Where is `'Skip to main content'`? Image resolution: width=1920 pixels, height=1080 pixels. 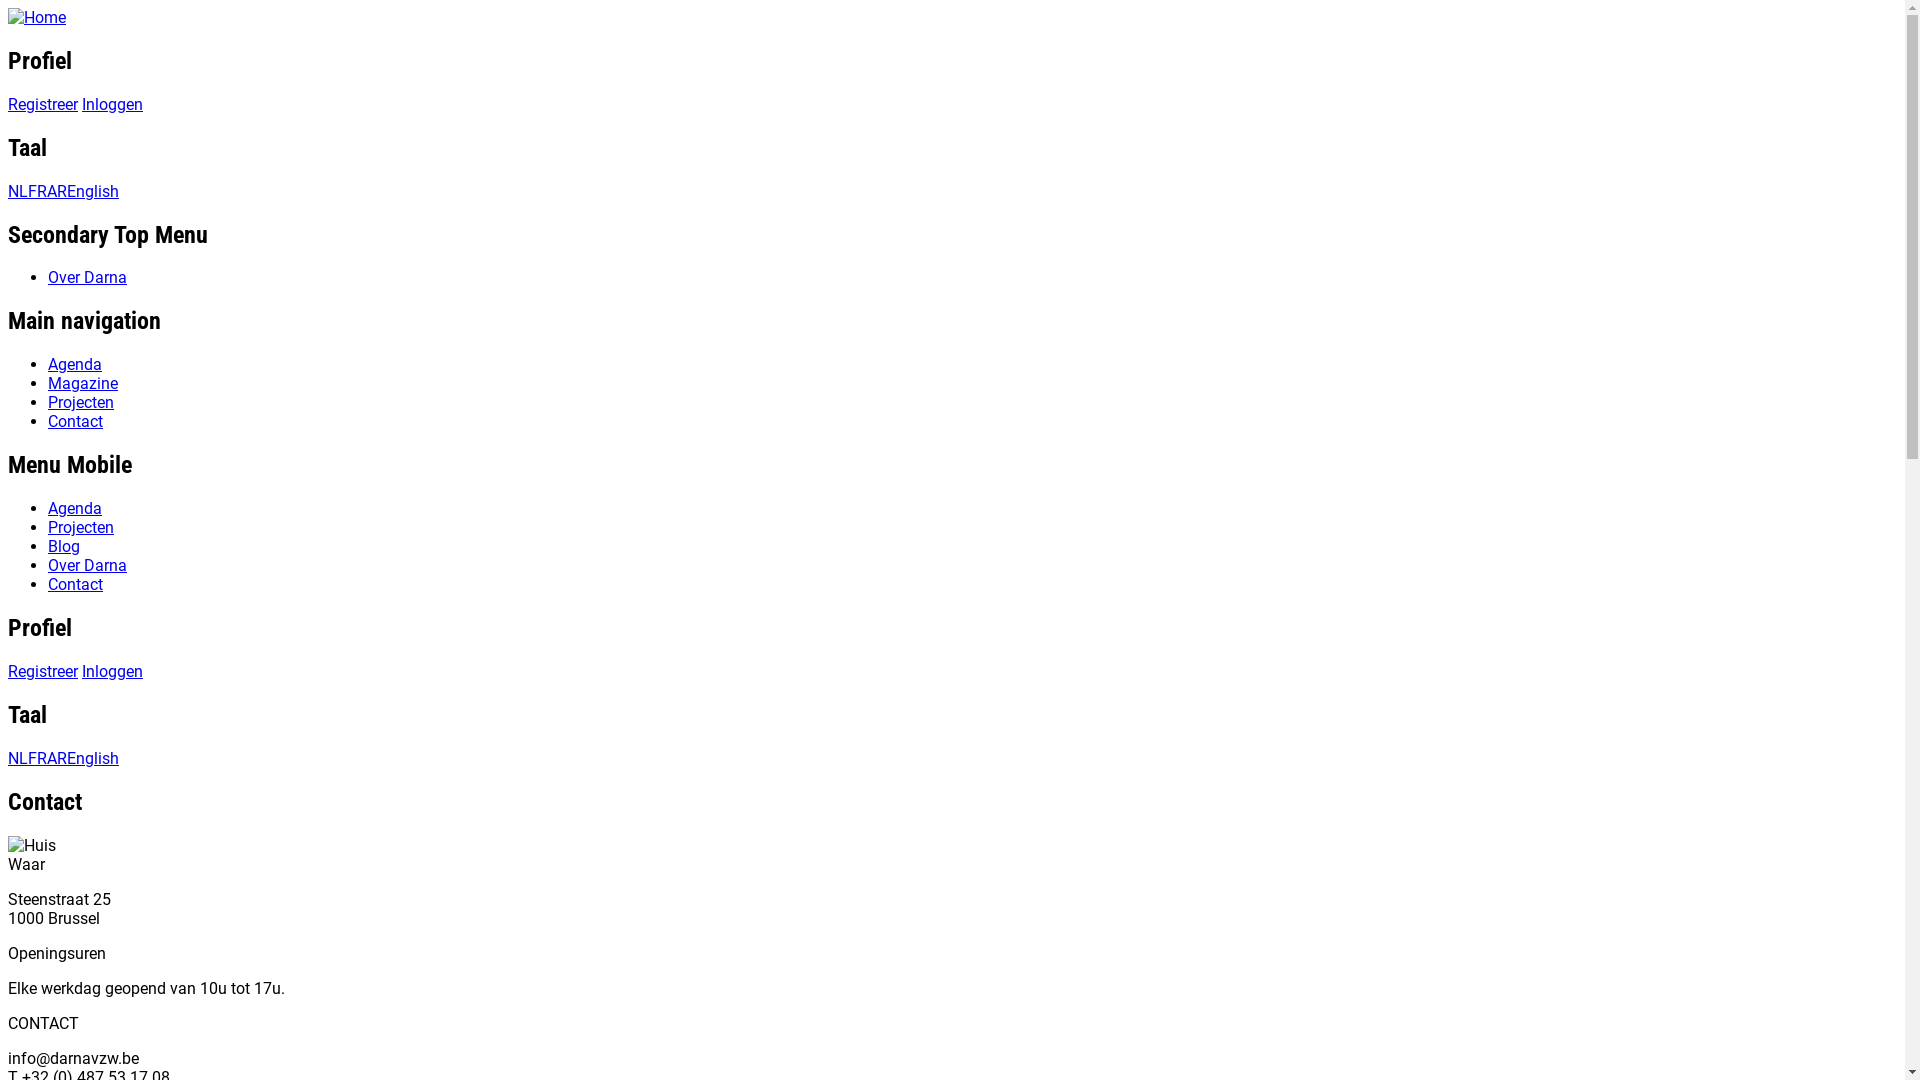
'Skip to main content' is located at coordinates (8, 8).